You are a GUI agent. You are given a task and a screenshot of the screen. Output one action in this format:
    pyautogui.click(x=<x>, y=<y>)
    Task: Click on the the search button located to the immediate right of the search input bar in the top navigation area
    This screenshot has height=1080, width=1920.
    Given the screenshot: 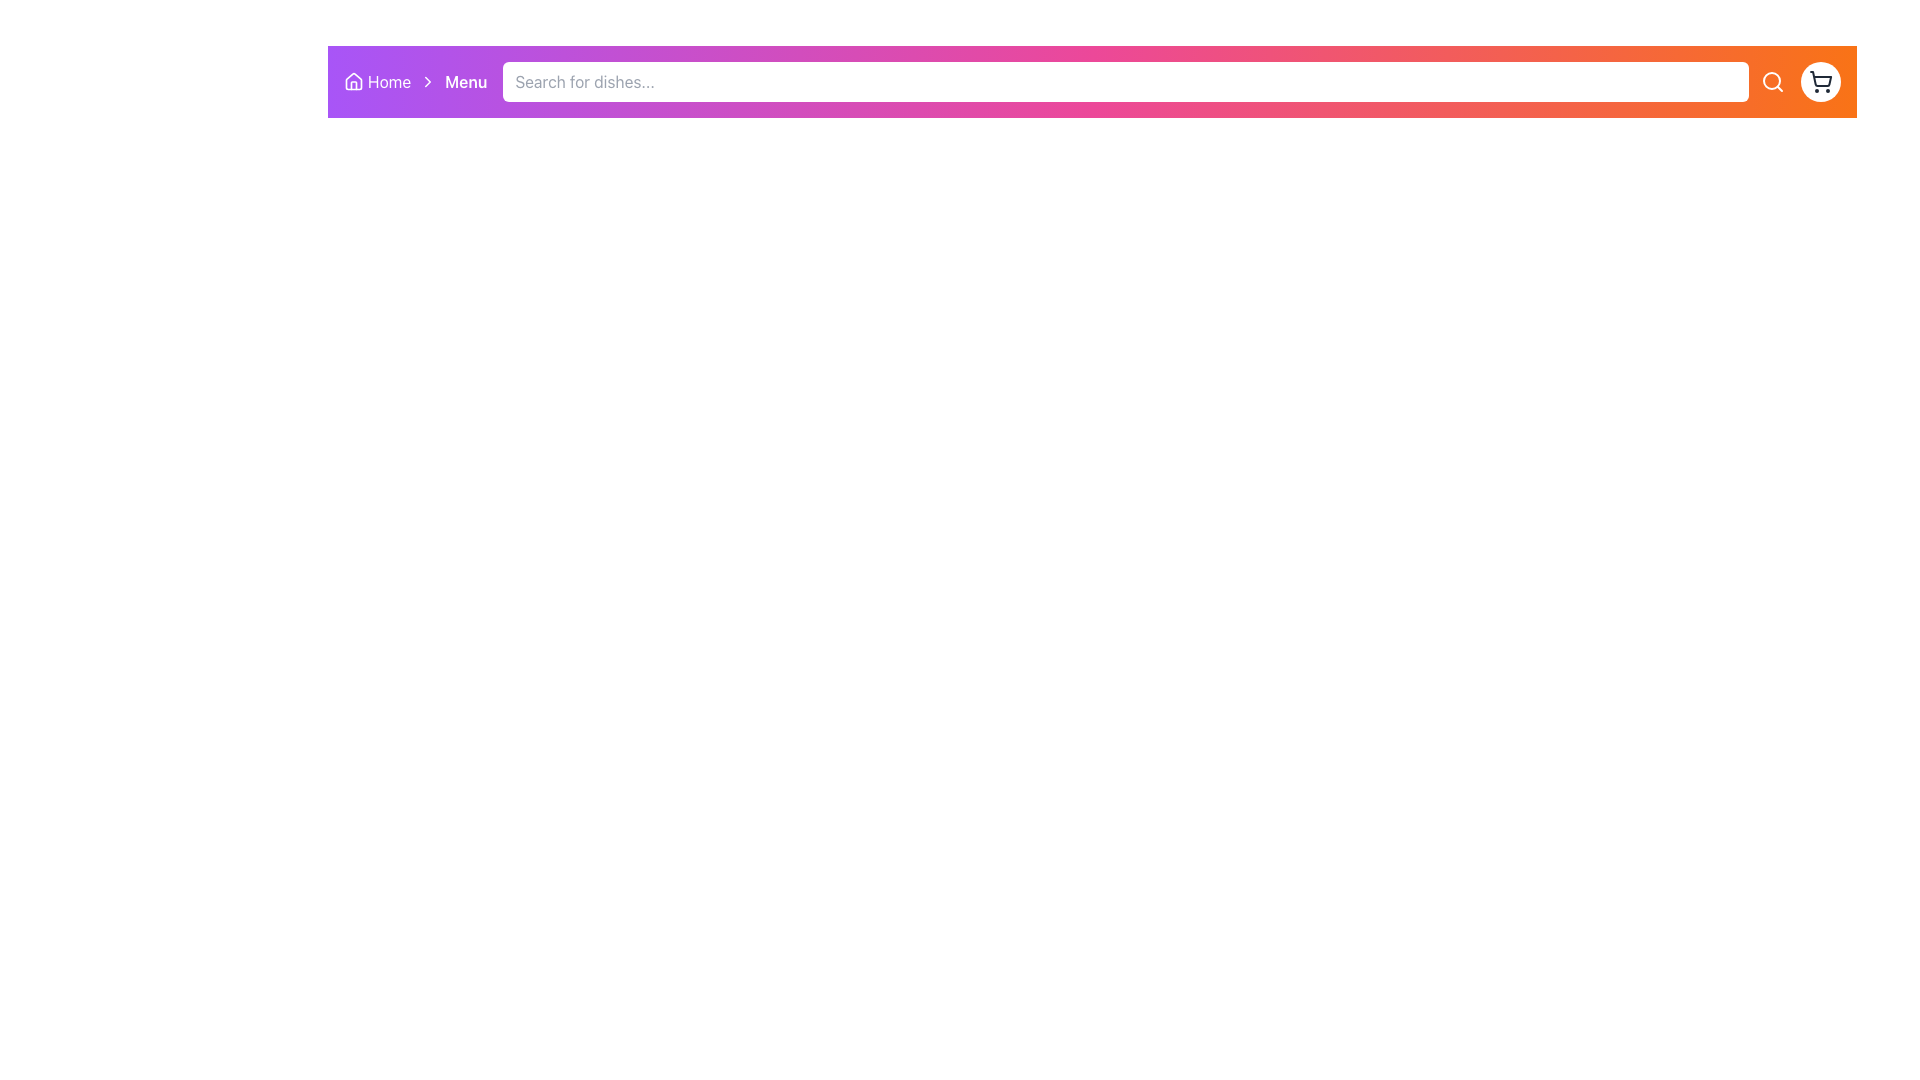 What is the action you would take?
    pyautogui.click(x=1772, y=80)
    